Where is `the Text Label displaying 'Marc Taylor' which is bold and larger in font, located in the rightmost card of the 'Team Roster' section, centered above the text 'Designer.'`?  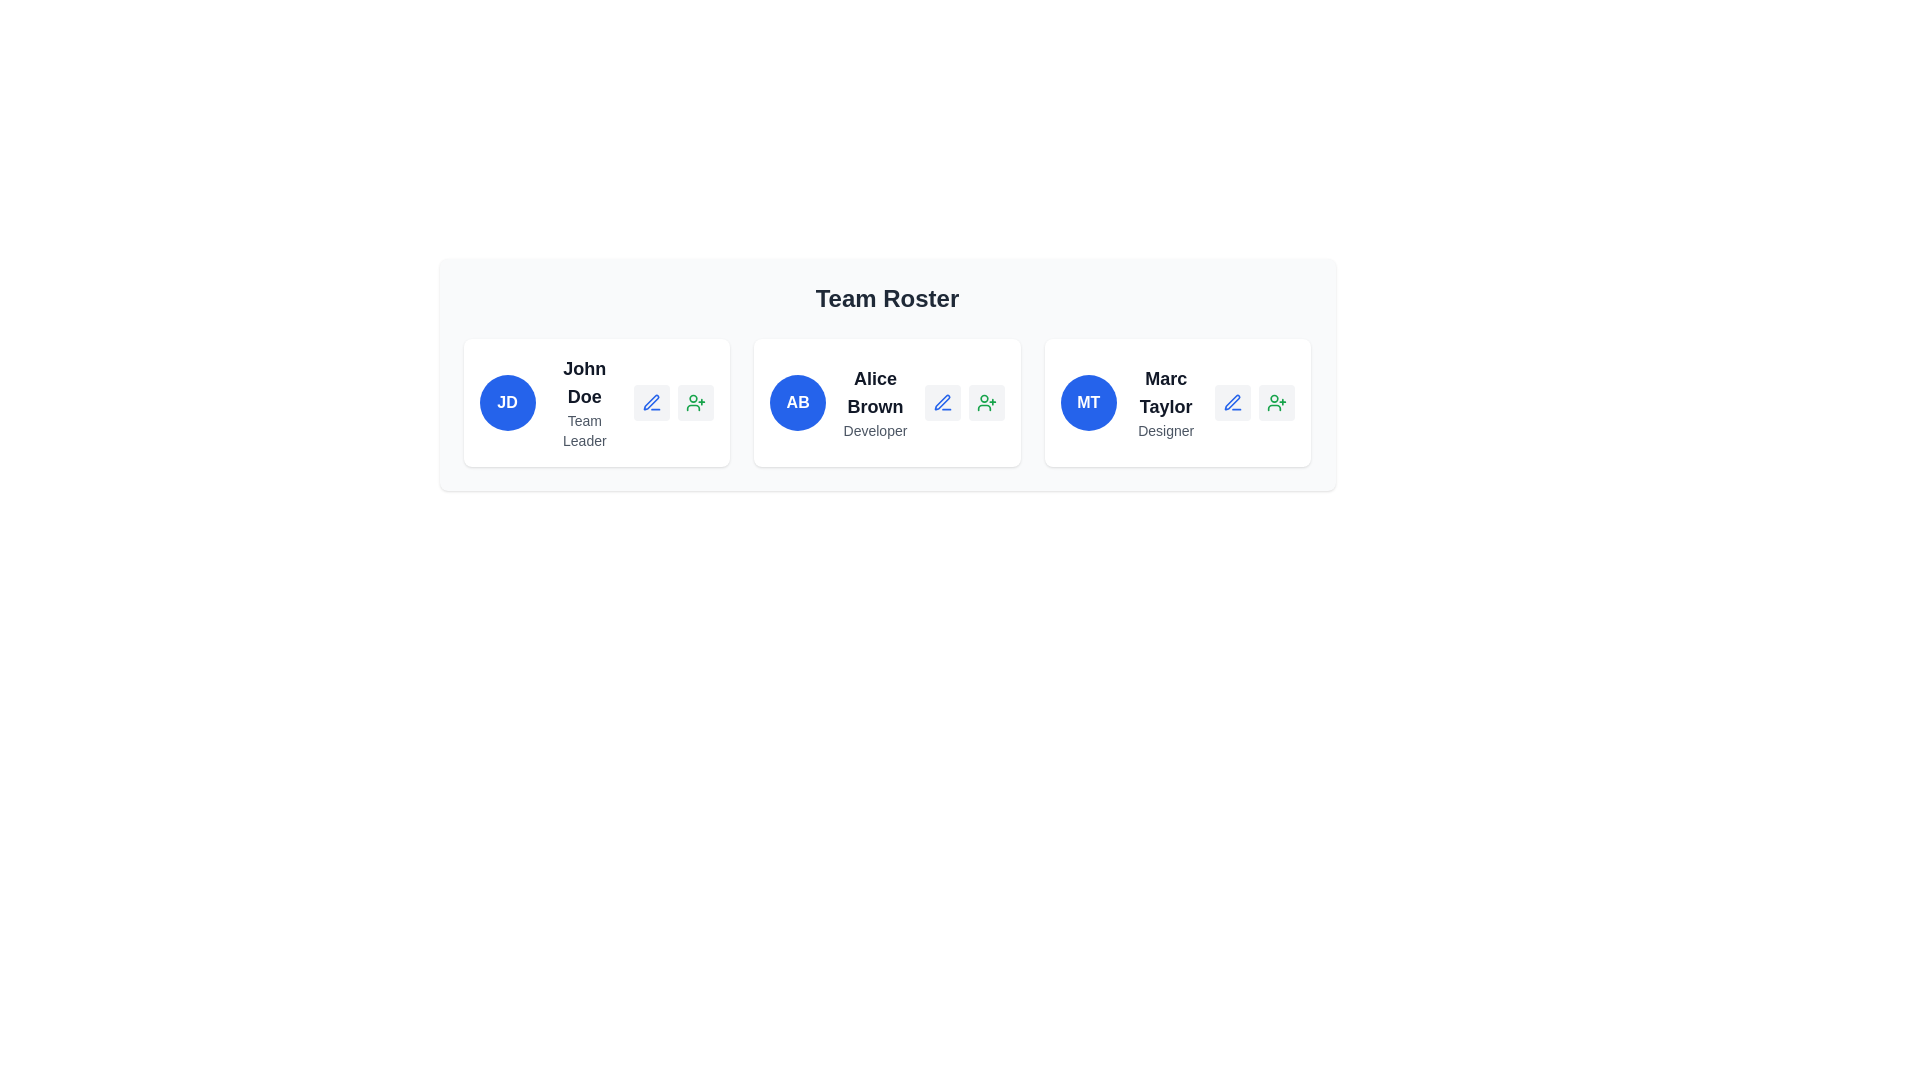
the Text Label displaying 'Marc Taylor' which is bold and larger in font, located in the rightmost card of the 'Team Roster' section, centered above the text 'Designer.' is located at coordinates (1166, 393).